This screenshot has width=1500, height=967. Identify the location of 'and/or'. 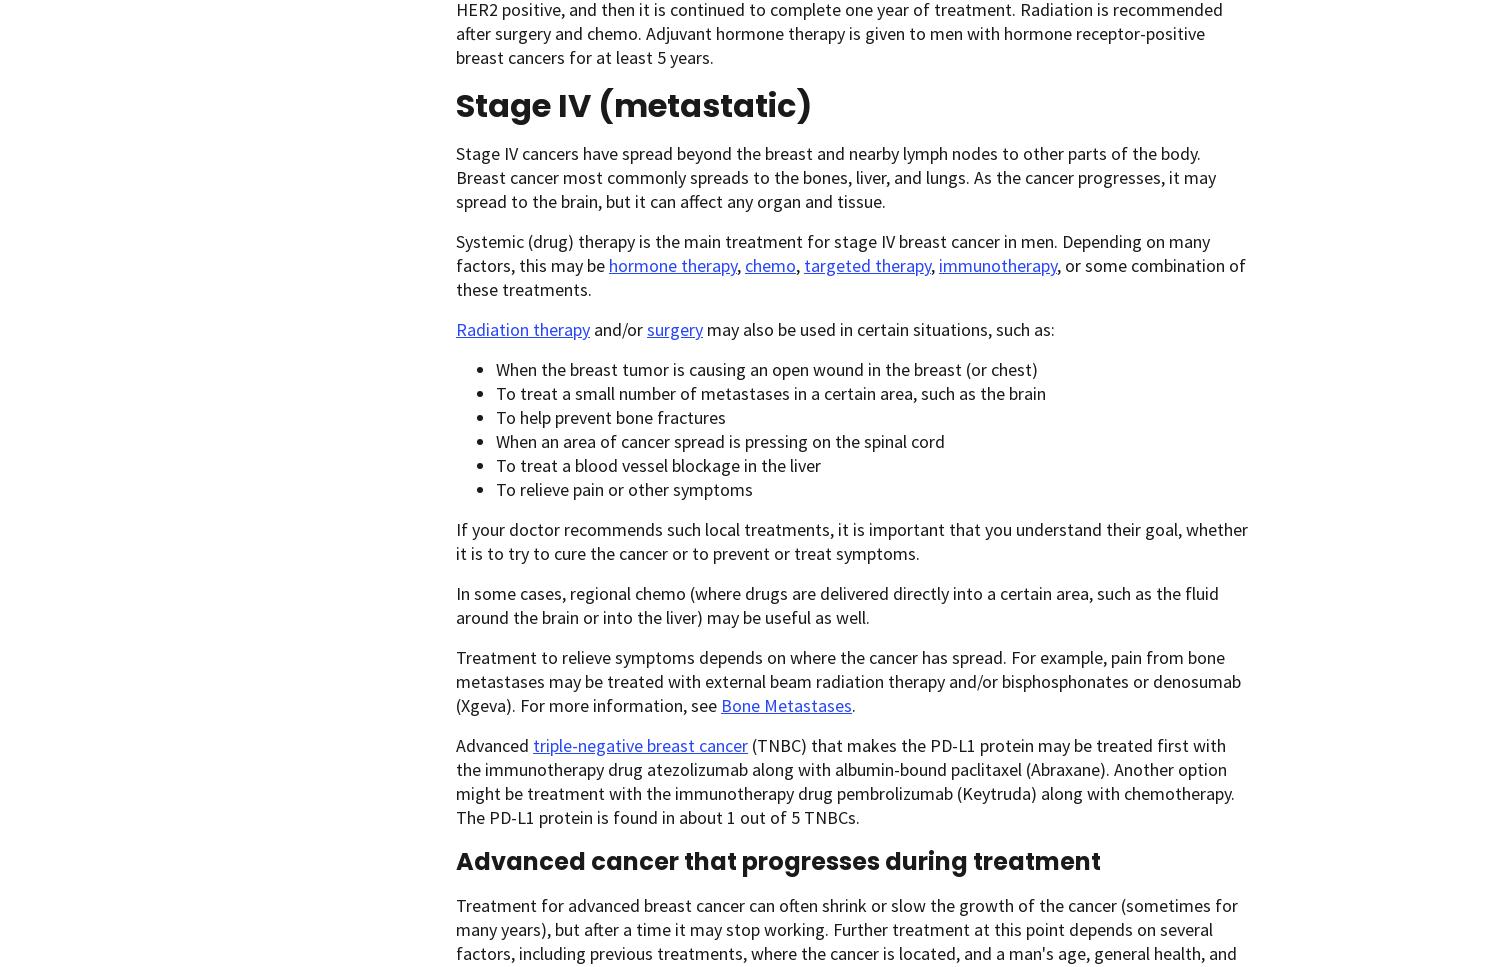
(588, 329).